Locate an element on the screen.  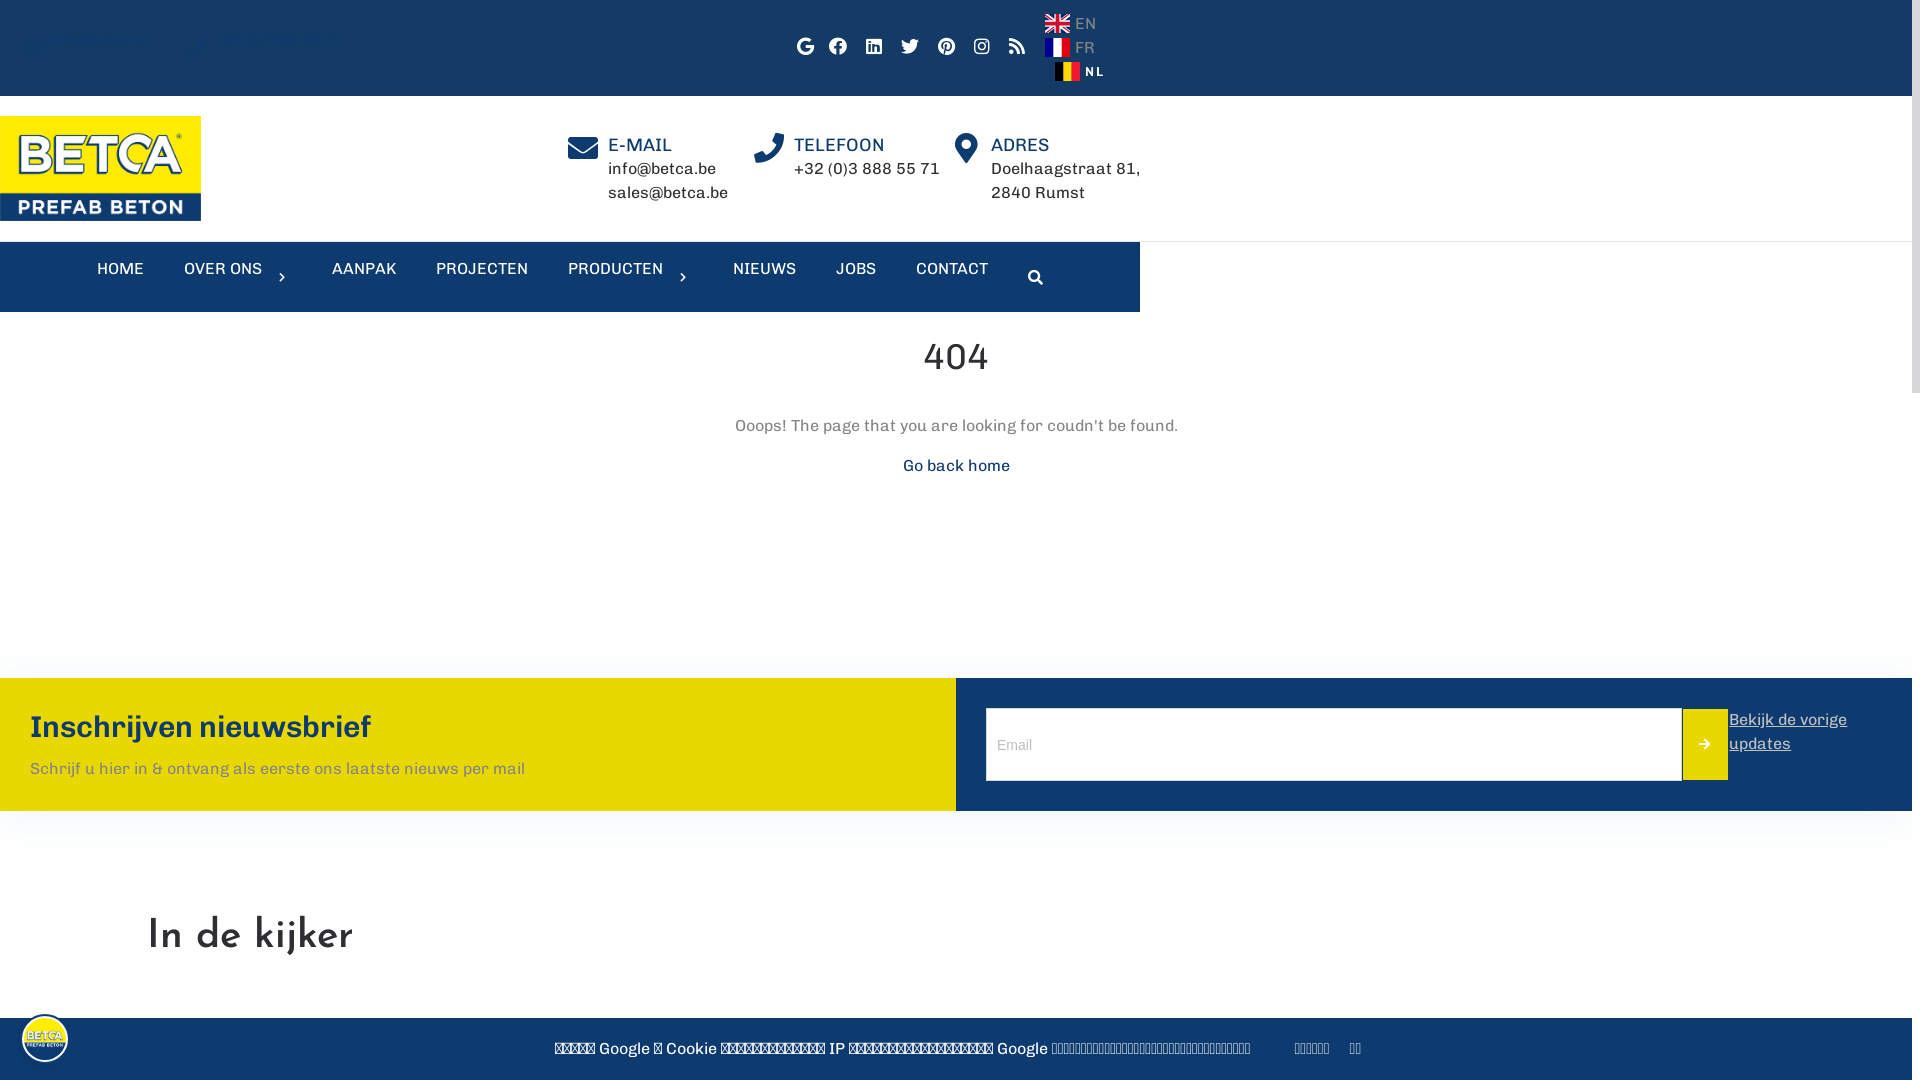
'+32 (0)3 888 55 71' is located at coordinates (867, 167).